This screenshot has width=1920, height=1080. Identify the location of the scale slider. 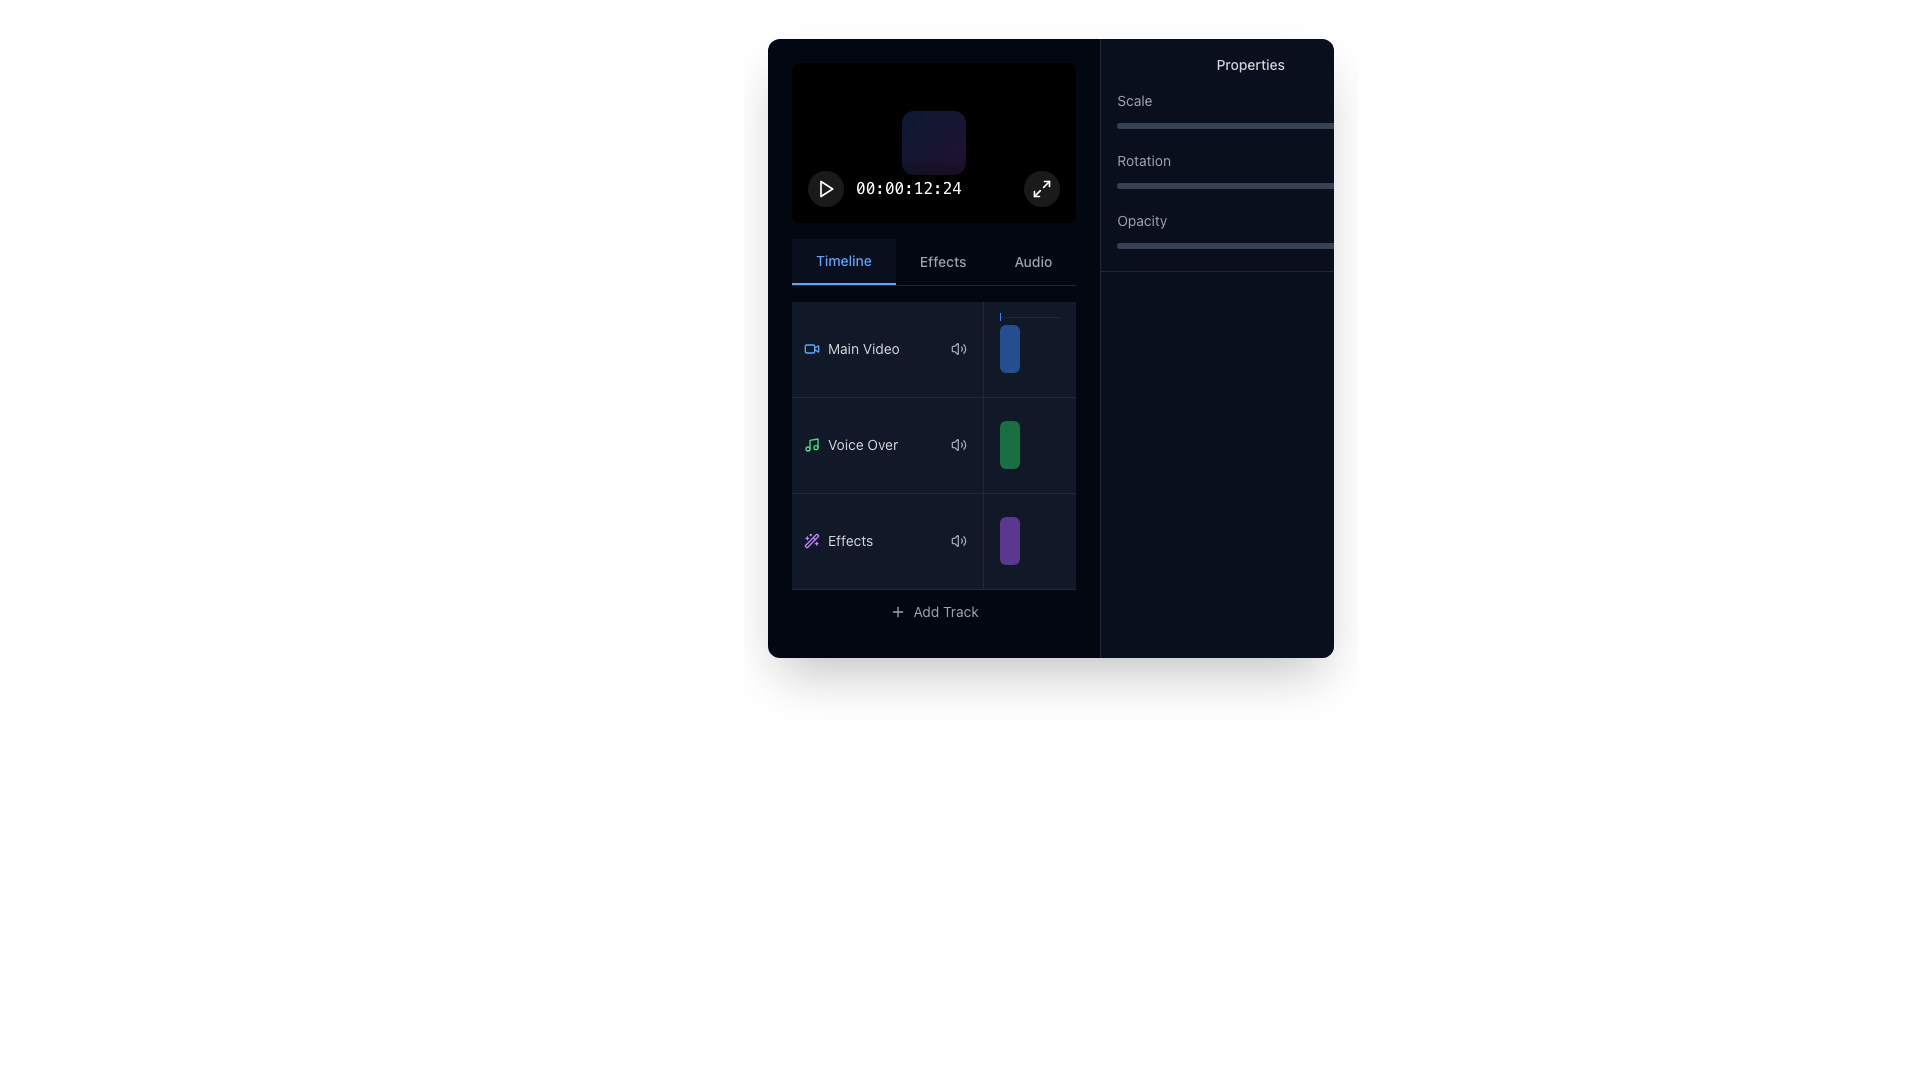
(1290, 126).